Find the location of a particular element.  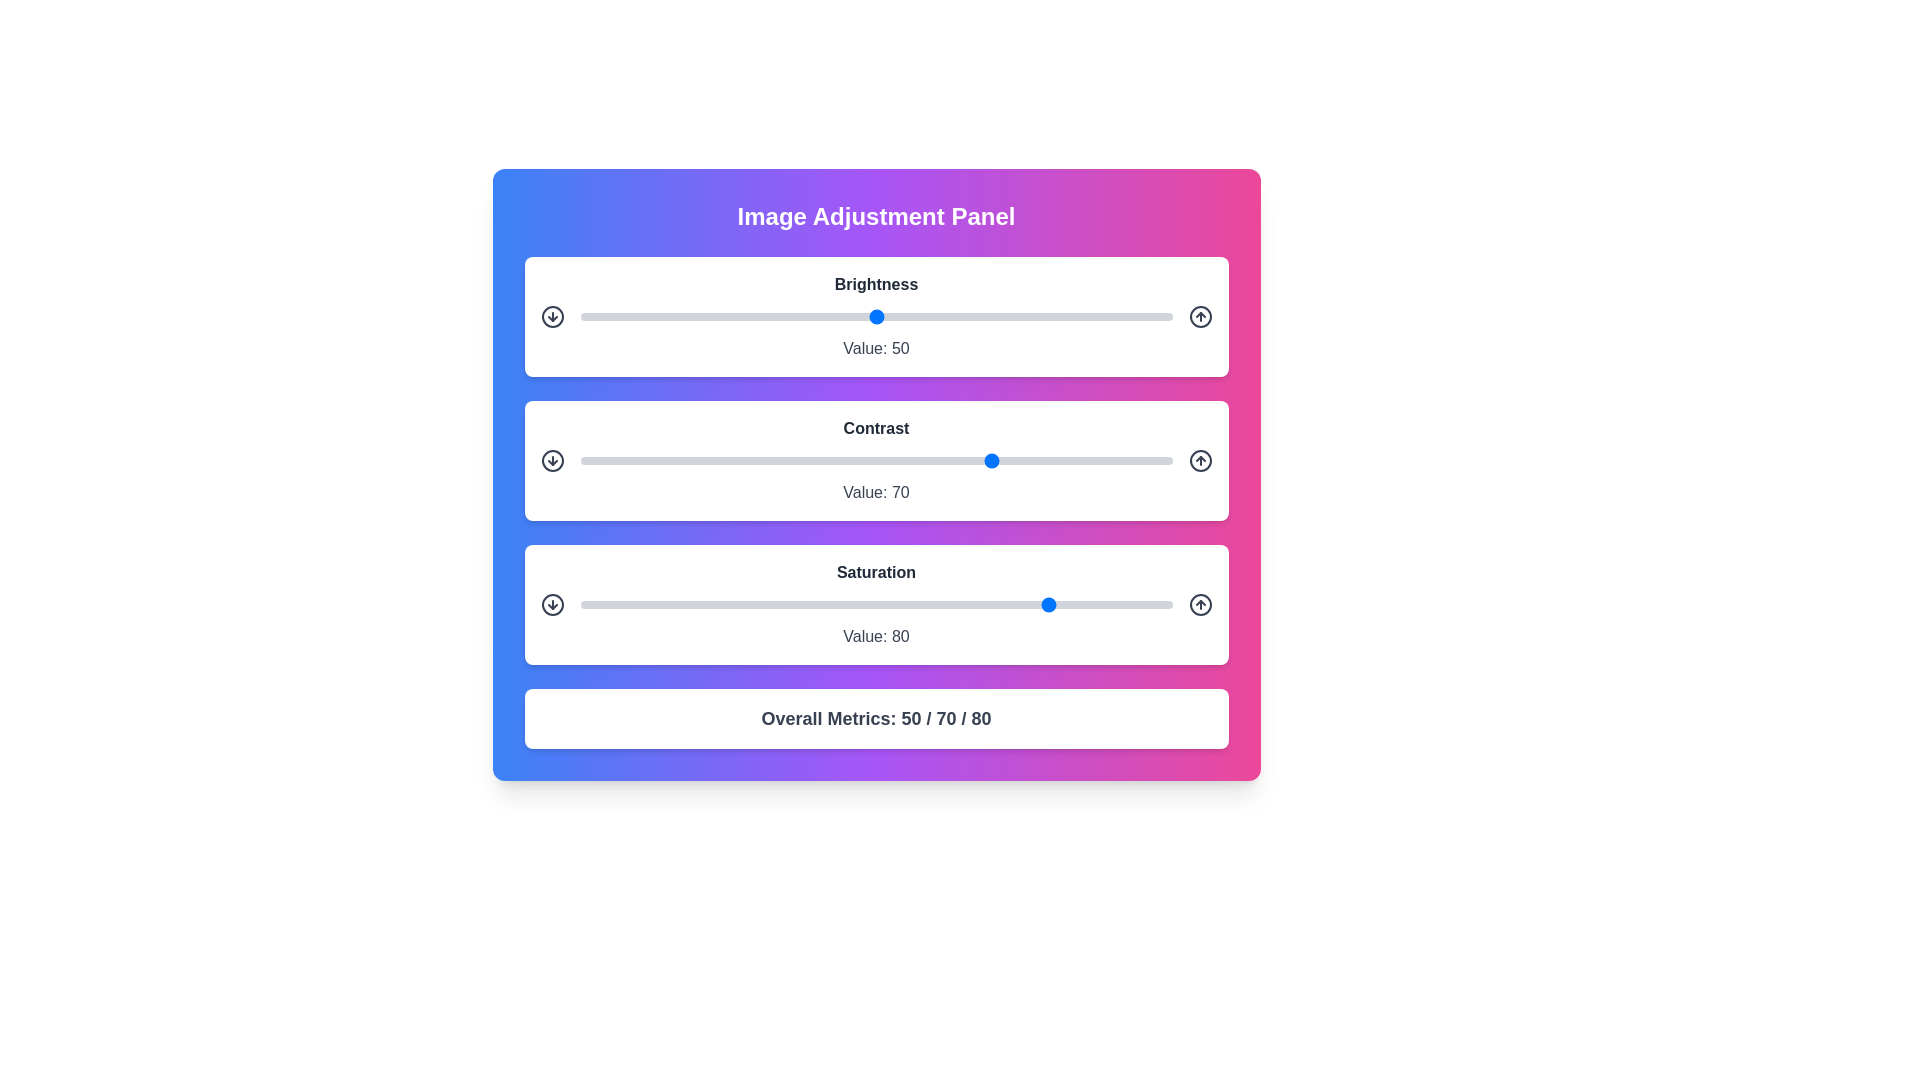

saturation is located at coordinates (1000, 604).